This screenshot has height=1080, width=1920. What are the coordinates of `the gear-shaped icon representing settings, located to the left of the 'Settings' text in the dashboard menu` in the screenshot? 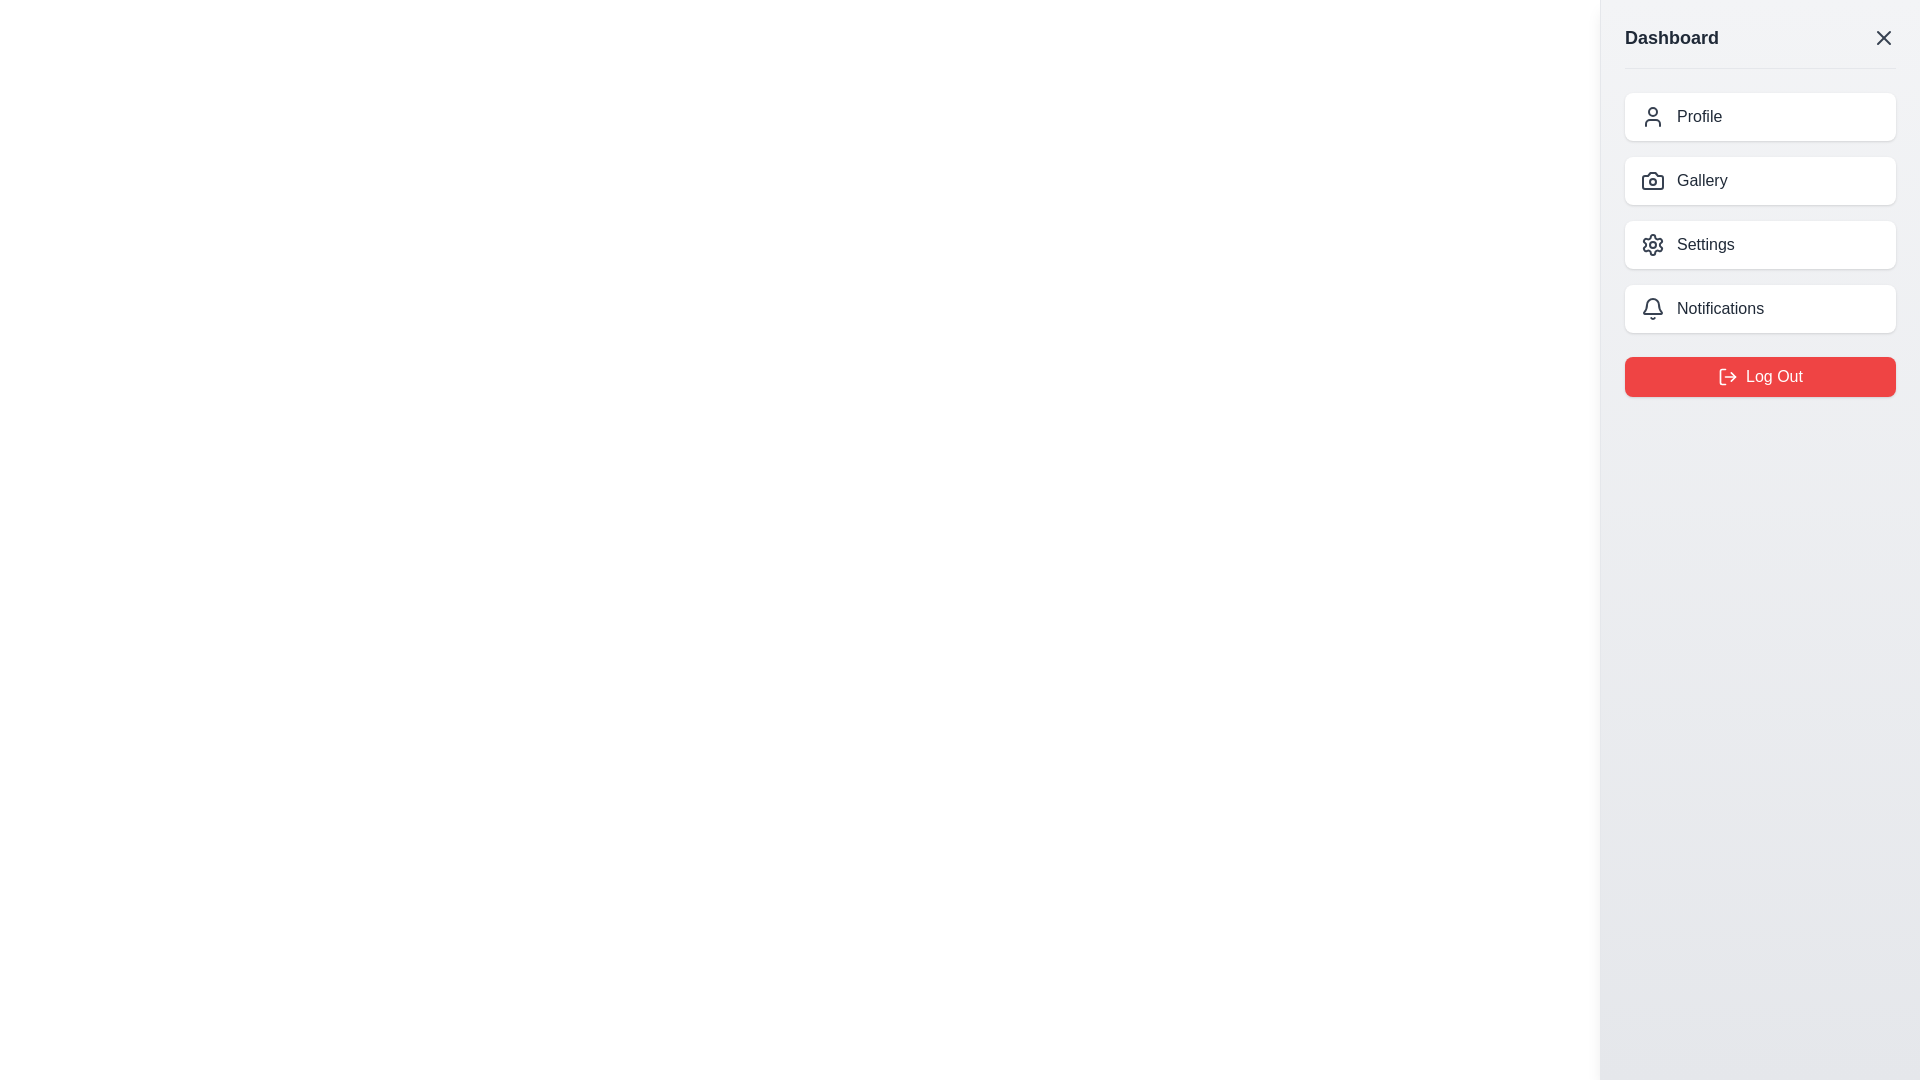 It's located at (1652, 244).